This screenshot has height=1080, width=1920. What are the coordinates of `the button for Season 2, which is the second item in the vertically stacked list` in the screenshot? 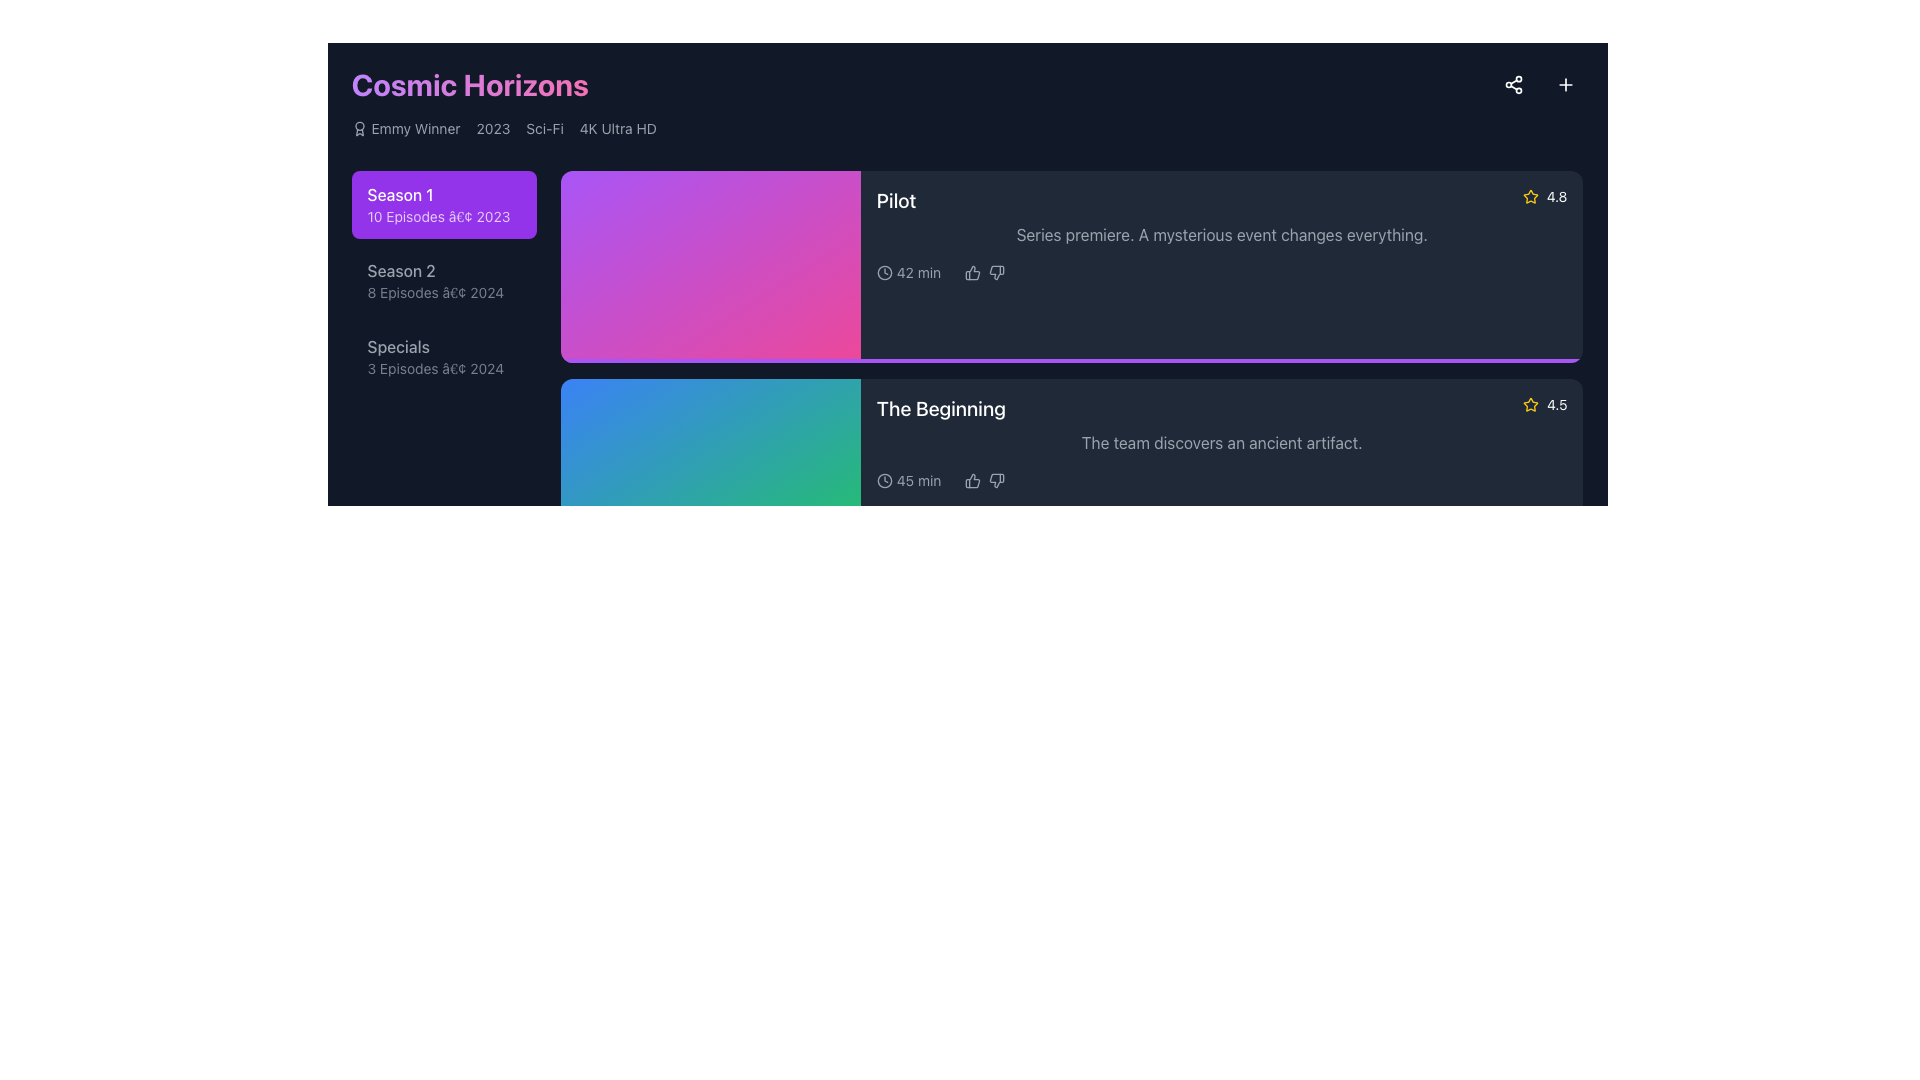 It's located at (443, 281).